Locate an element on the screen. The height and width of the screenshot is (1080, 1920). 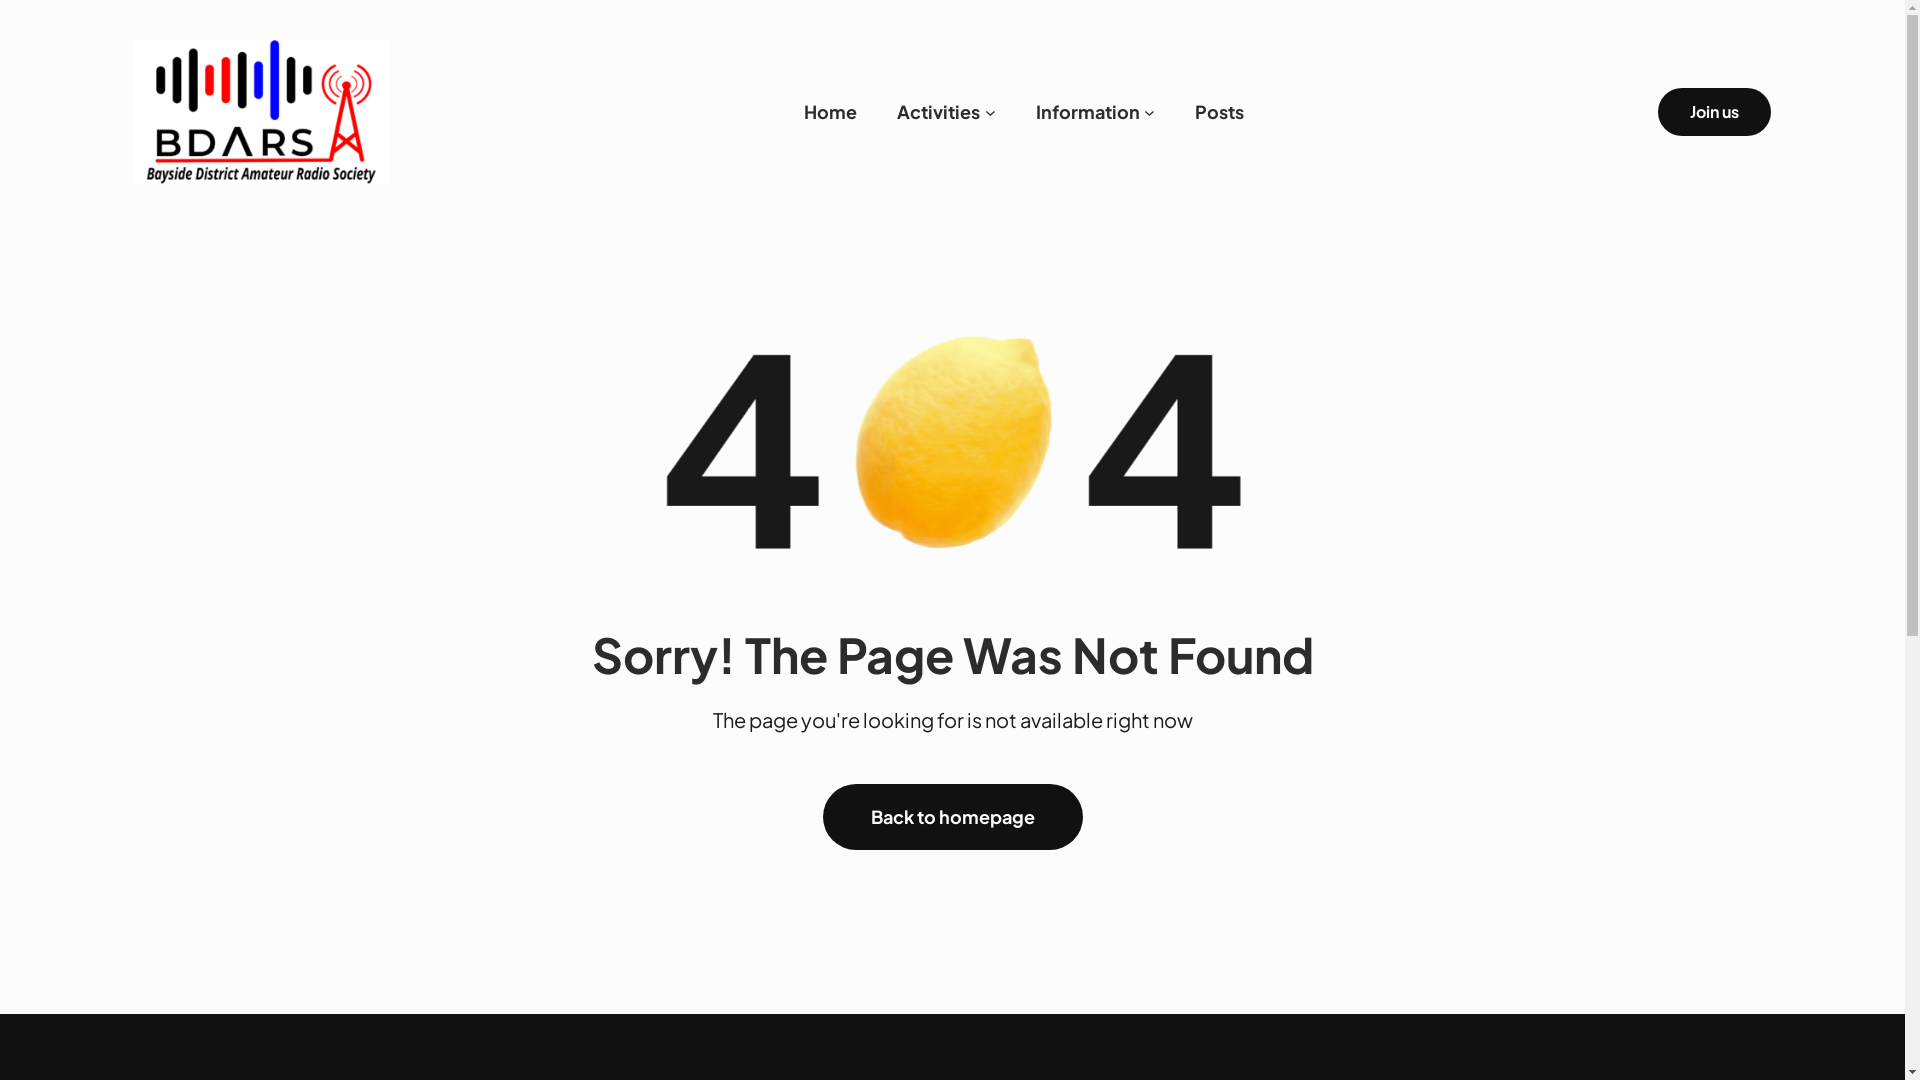
'Join us' is located at coordinates (1713, 111).